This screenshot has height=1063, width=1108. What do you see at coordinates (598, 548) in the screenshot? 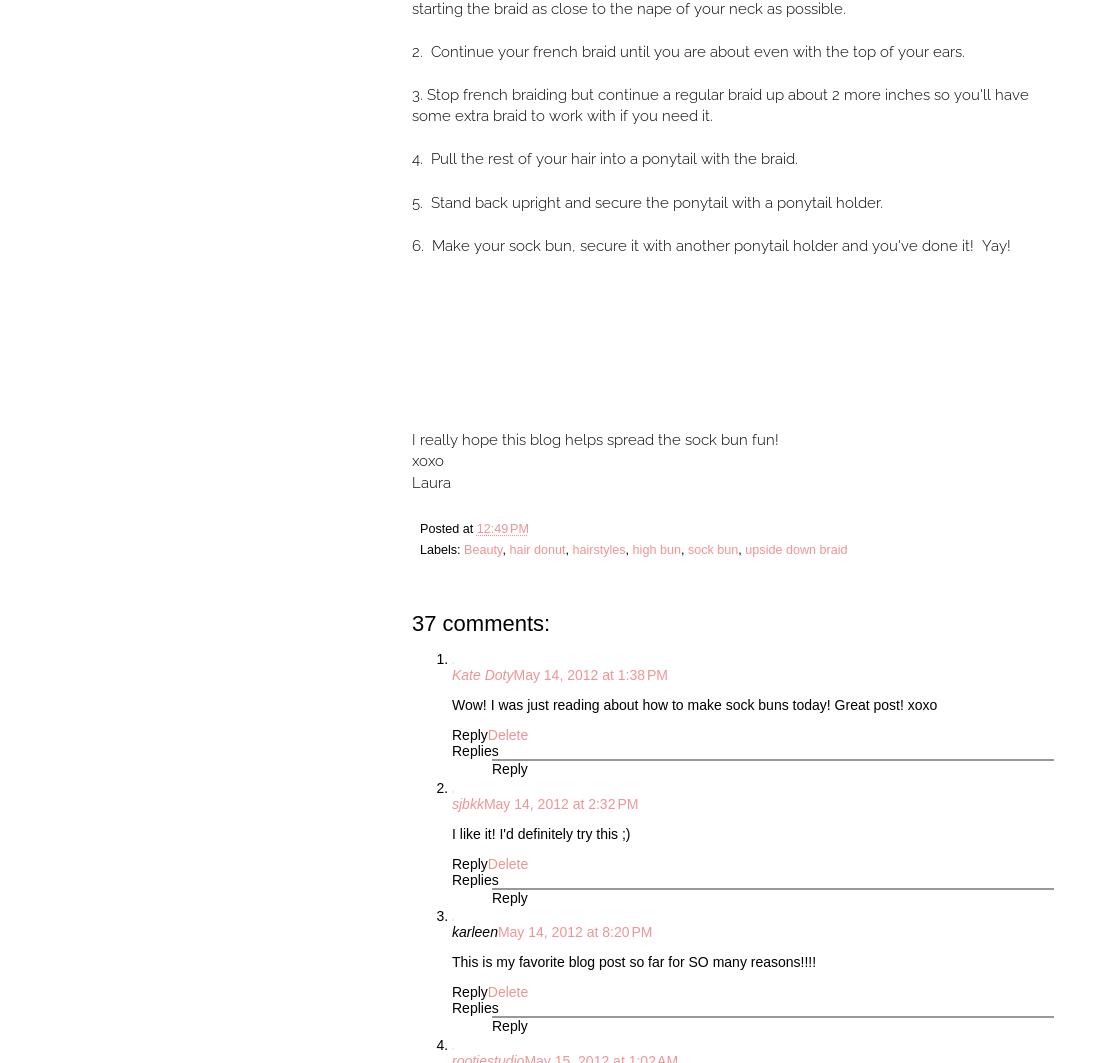
I see `'hairstyles'` at bounding box center [598, 548].